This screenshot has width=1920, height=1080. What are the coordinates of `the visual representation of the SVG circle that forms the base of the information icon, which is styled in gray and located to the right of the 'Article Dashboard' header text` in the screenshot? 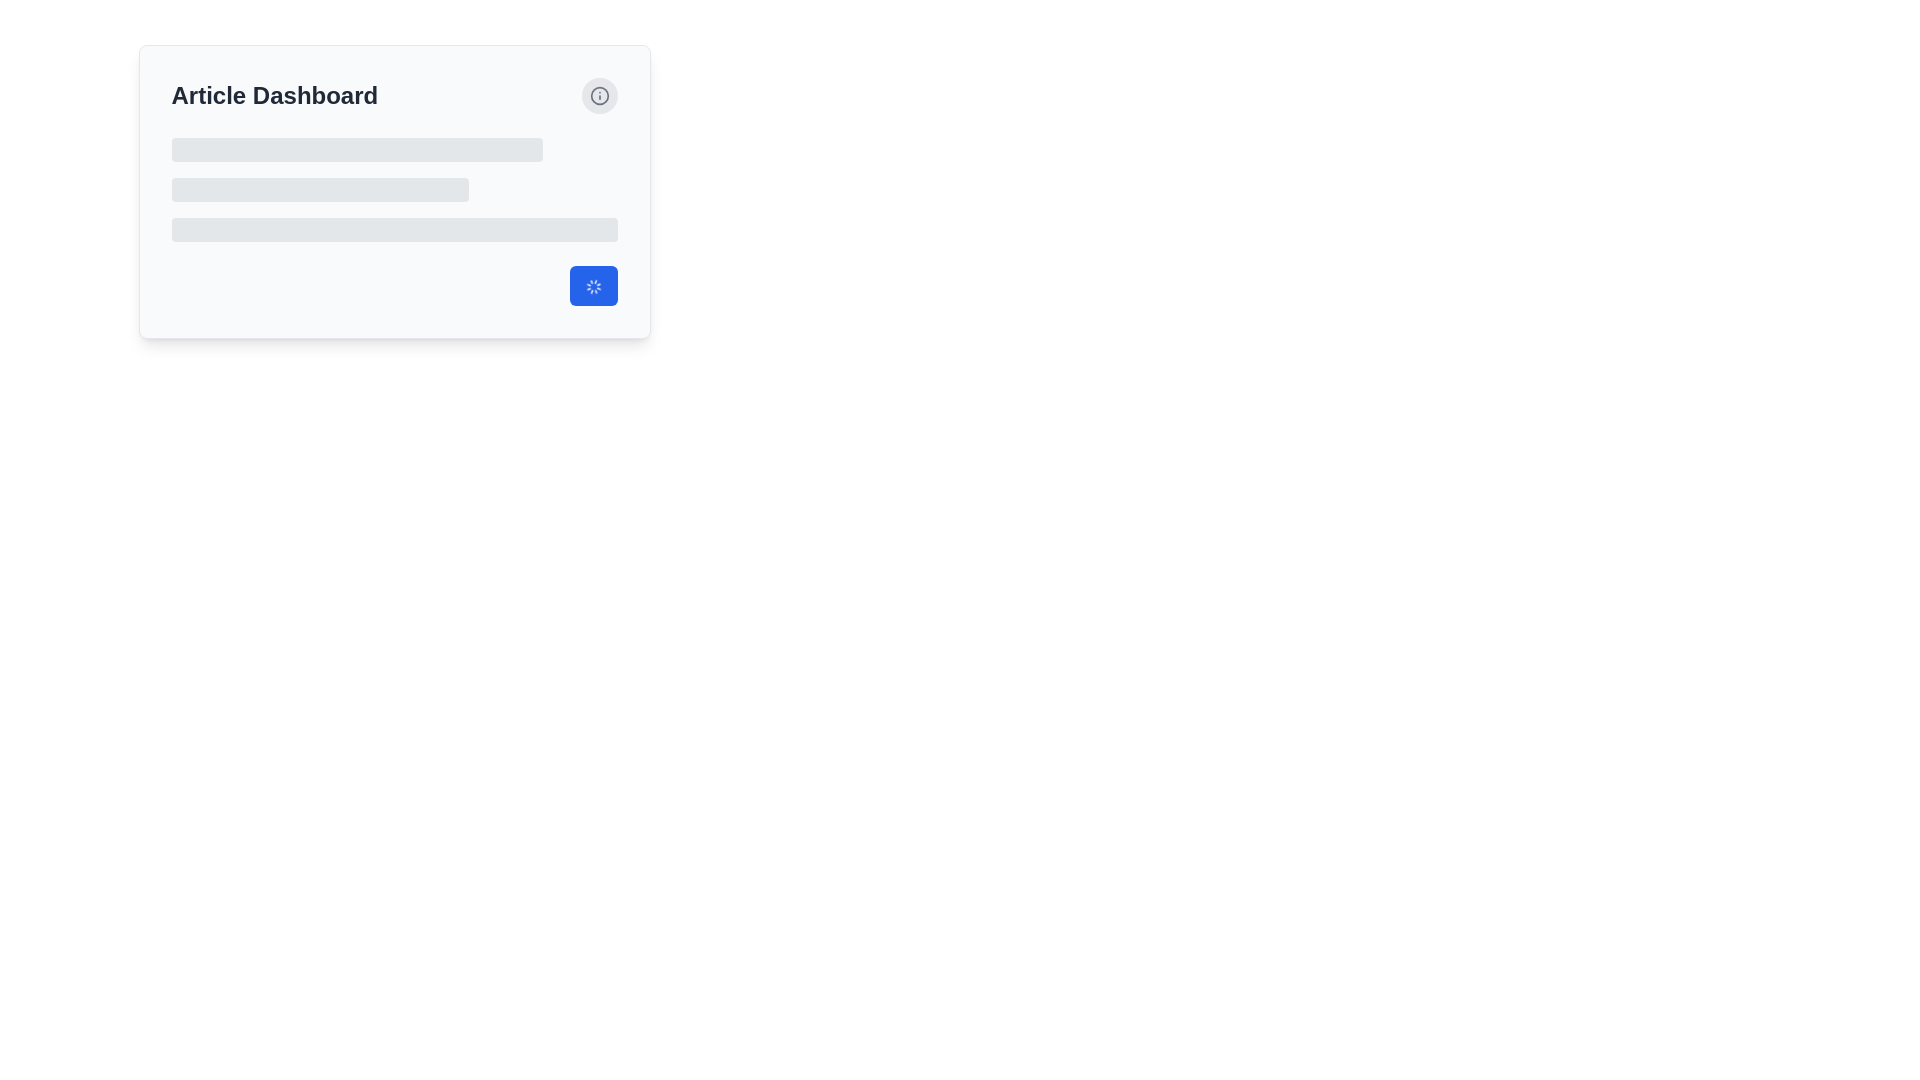 It's located at (598, 96).